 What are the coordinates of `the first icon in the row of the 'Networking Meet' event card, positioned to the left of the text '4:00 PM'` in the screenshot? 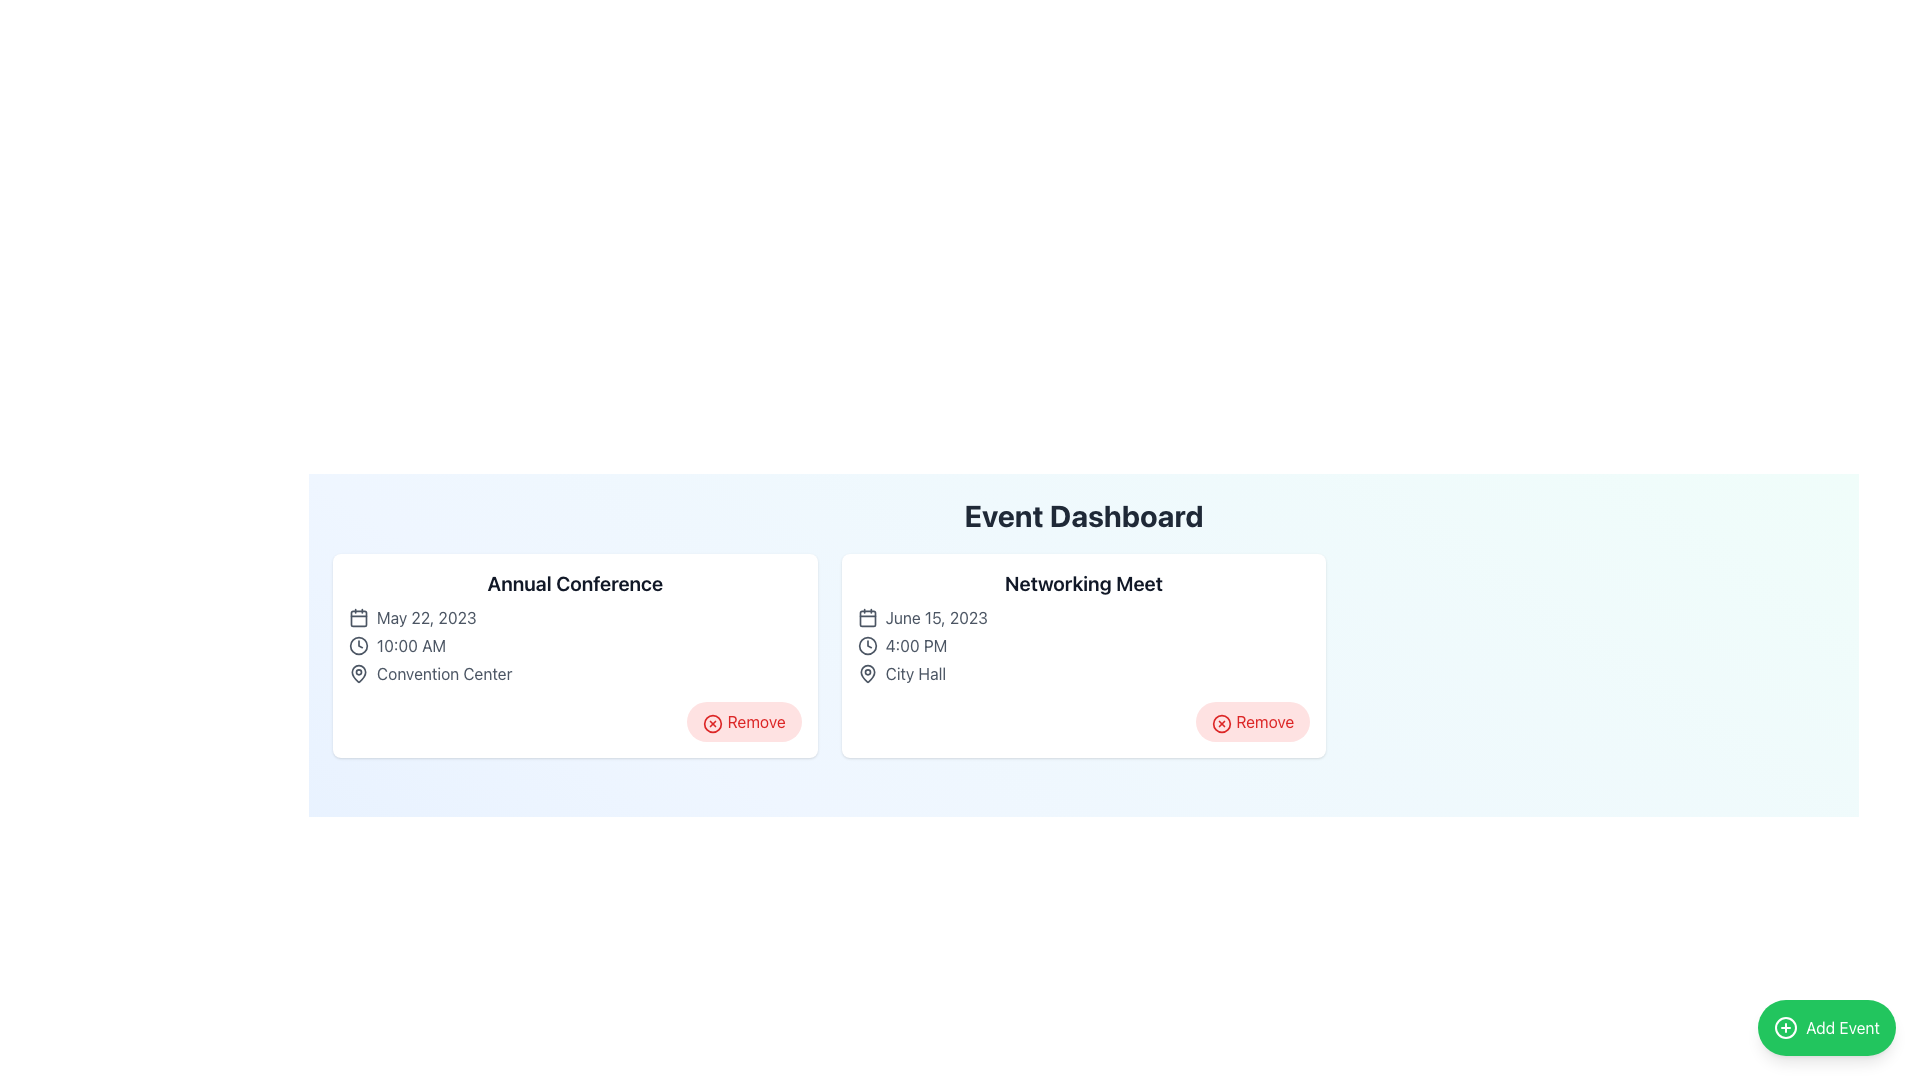 It's located at (867, 645).